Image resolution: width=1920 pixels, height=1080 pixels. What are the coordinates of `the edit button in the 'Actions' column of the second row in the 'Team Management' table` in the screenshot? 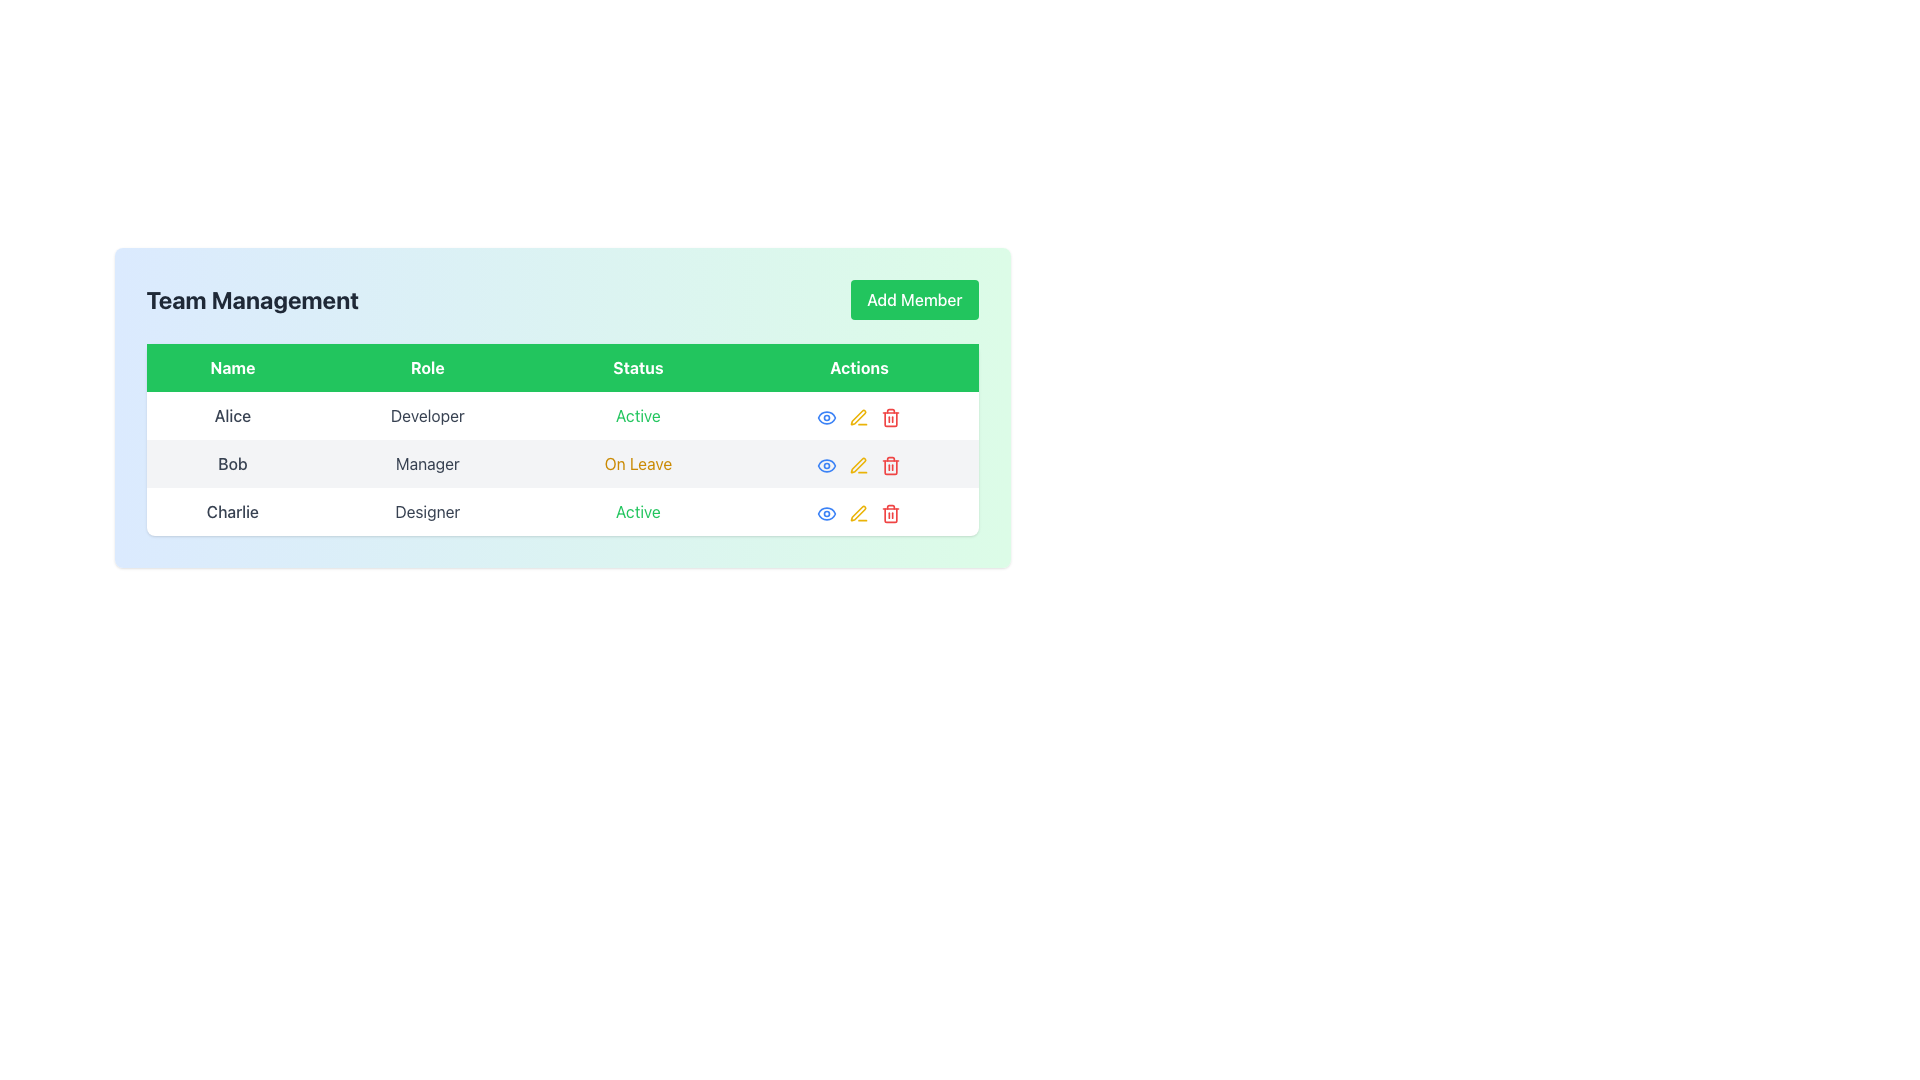 It's located at (859, 463).